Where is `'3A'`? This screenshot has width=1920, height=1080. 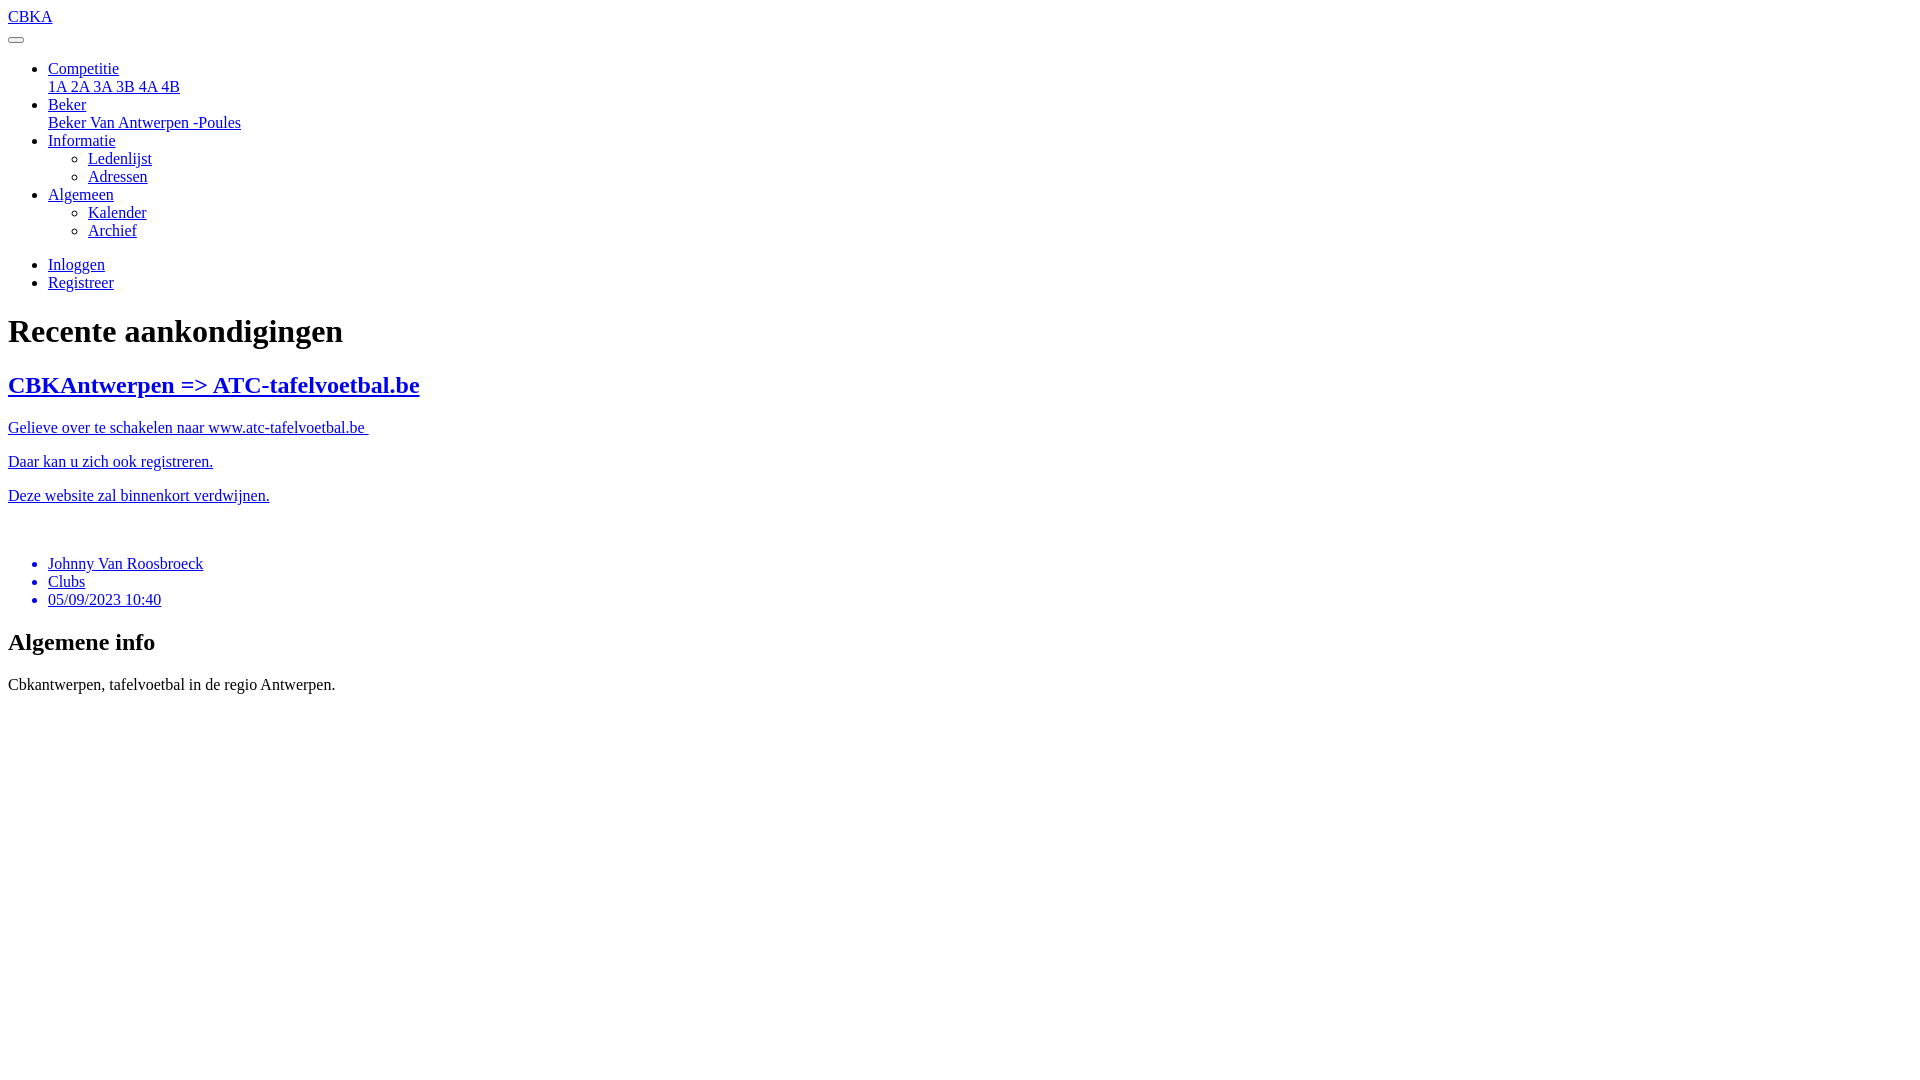
'3A' is located at coordinates (103, 85).